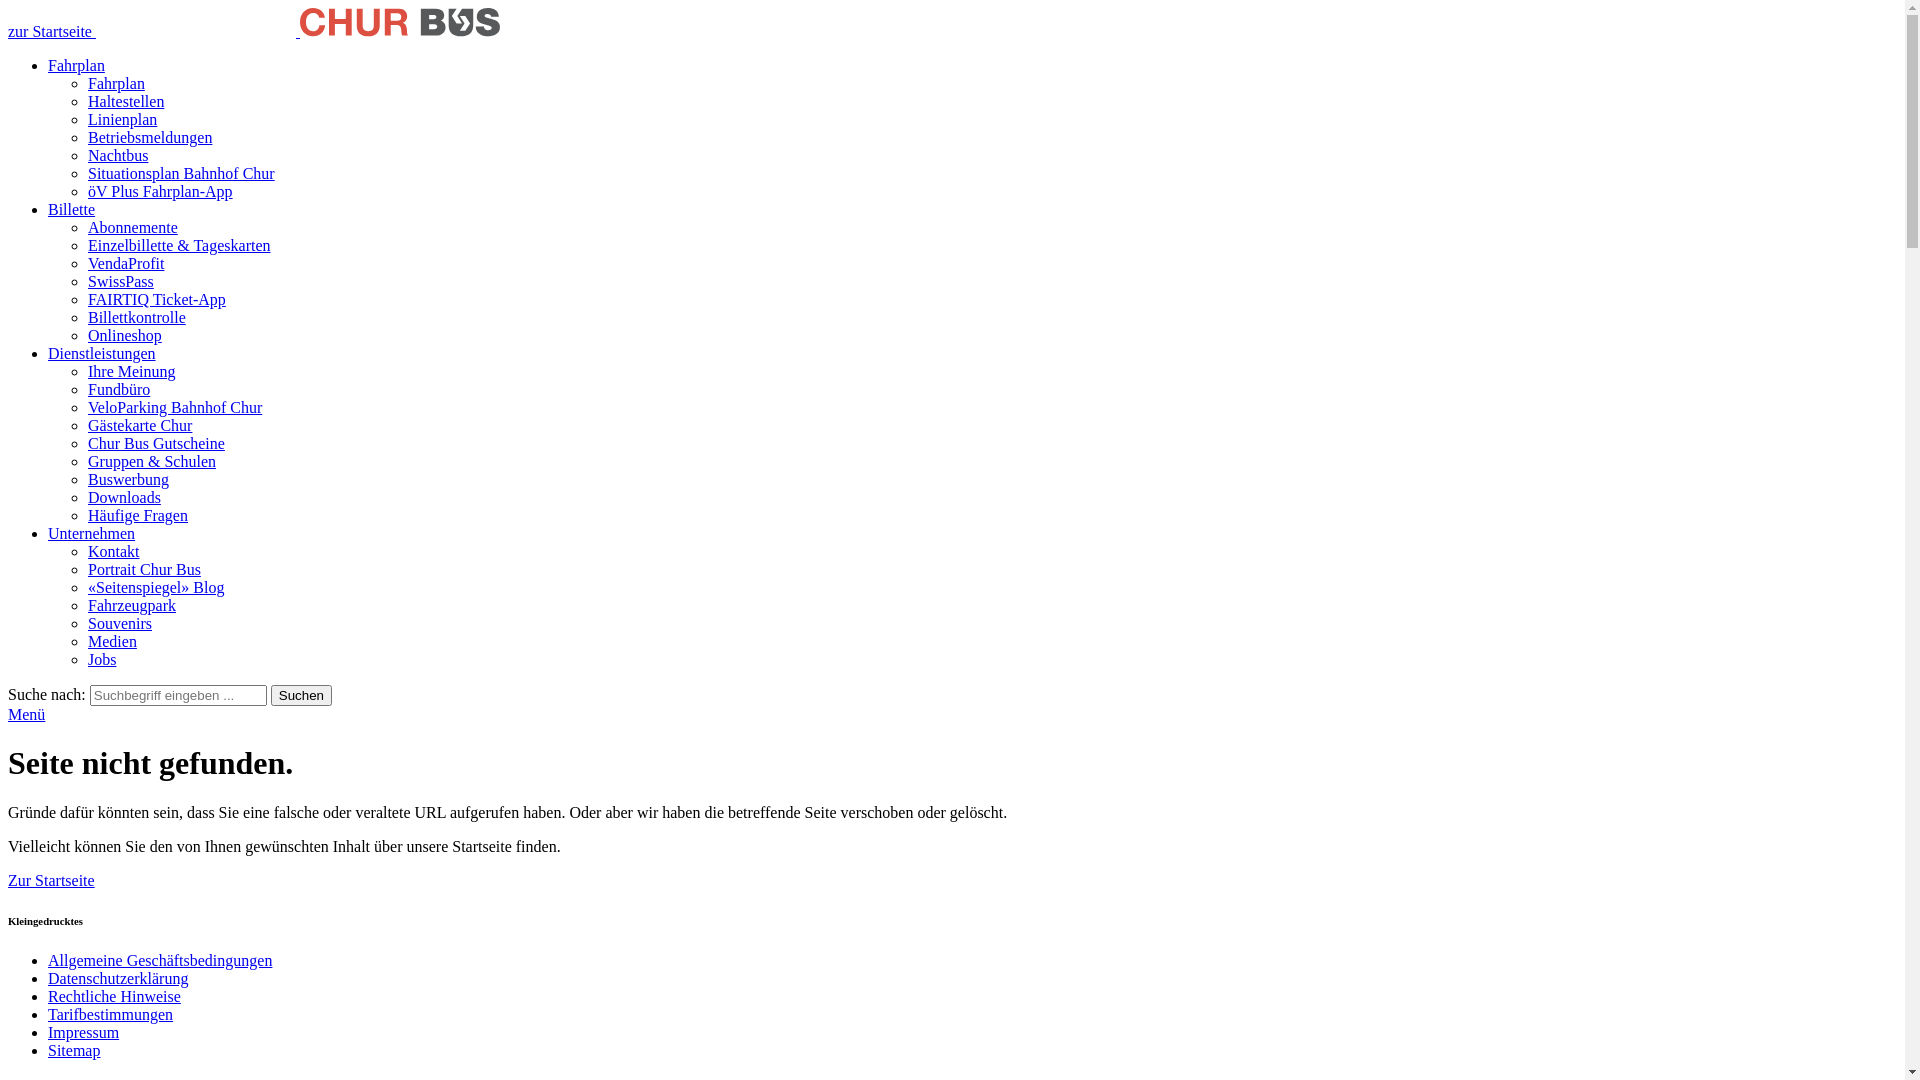  What do you see at coordinates (71, 209) in the screenshot?
I see `'Billette'` at bounding box center [71, 209].